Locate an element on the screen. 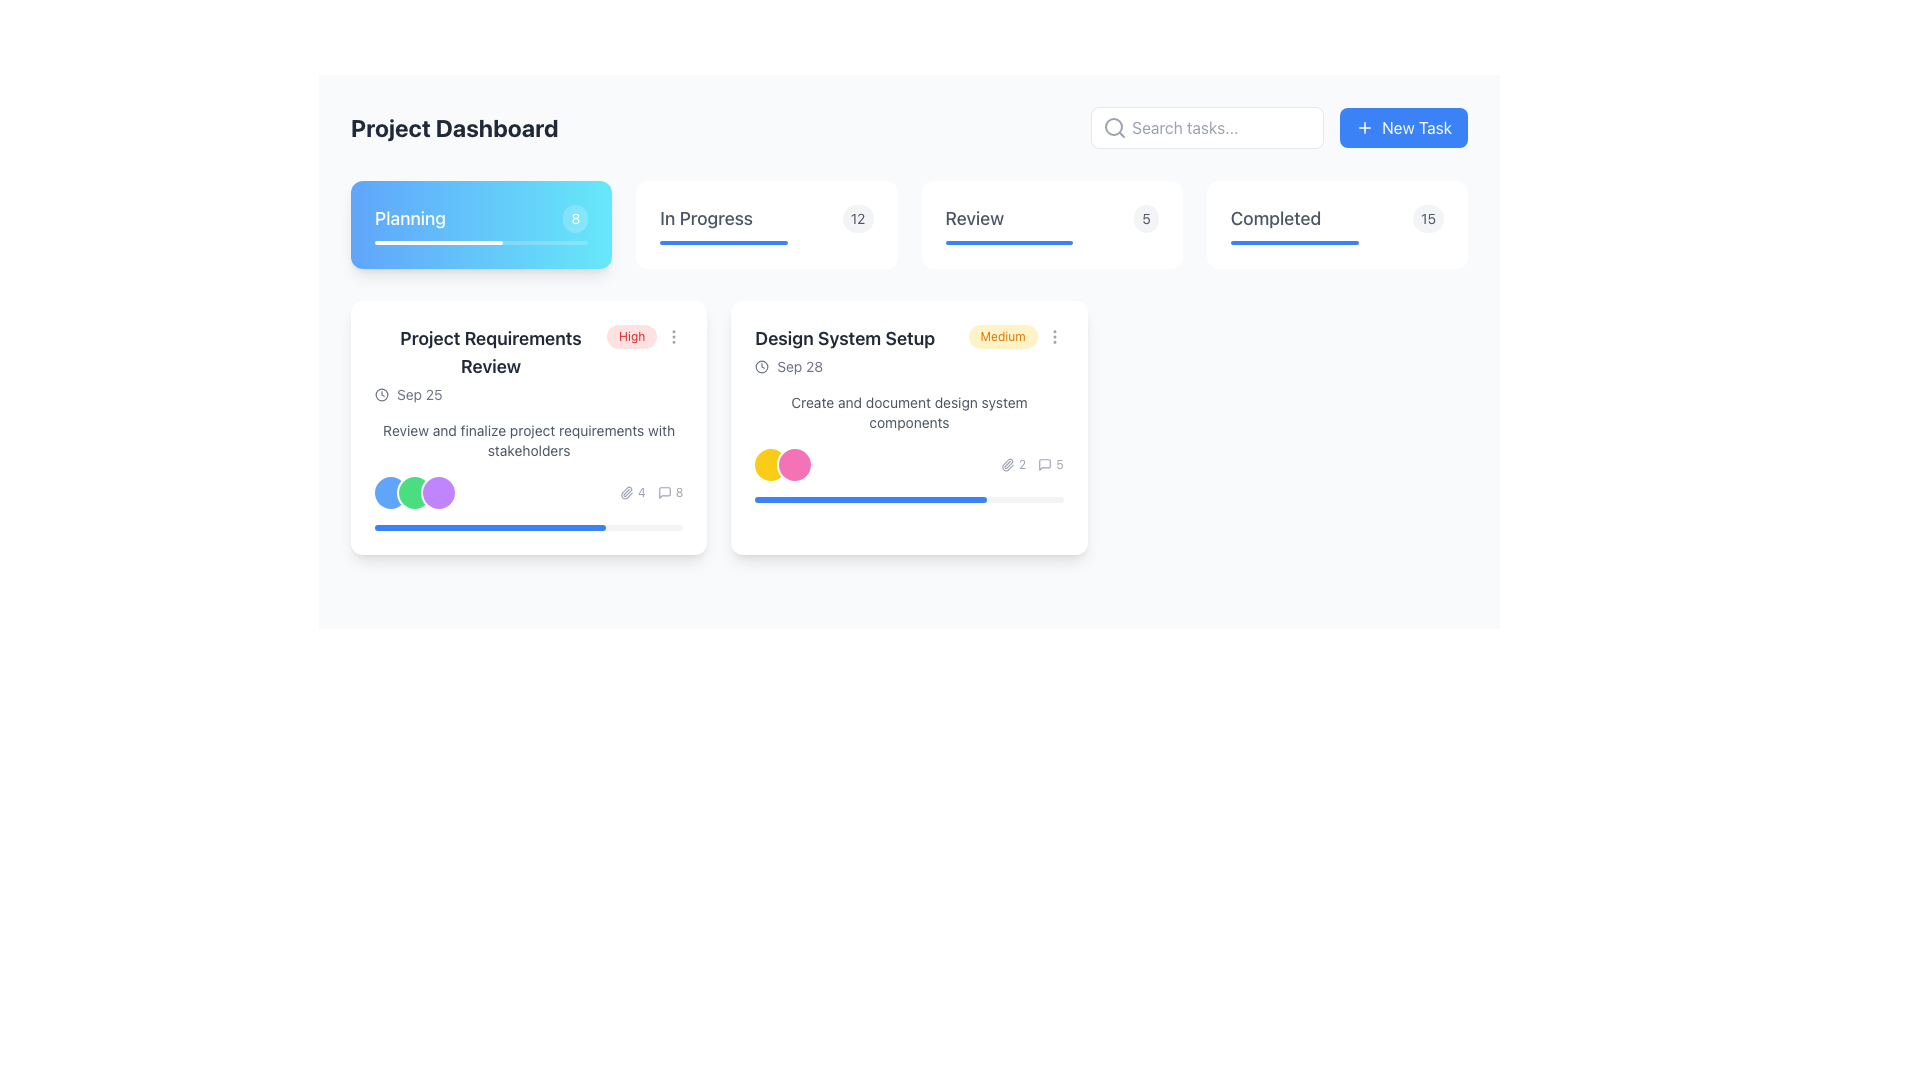  displayed numbers '2' and '5' from the auxiliary information segment located in the lower part of the 'Design System Setup' card, to the right of the colorful circular icons and above the progress bar is located at coordinates (1032, 465).